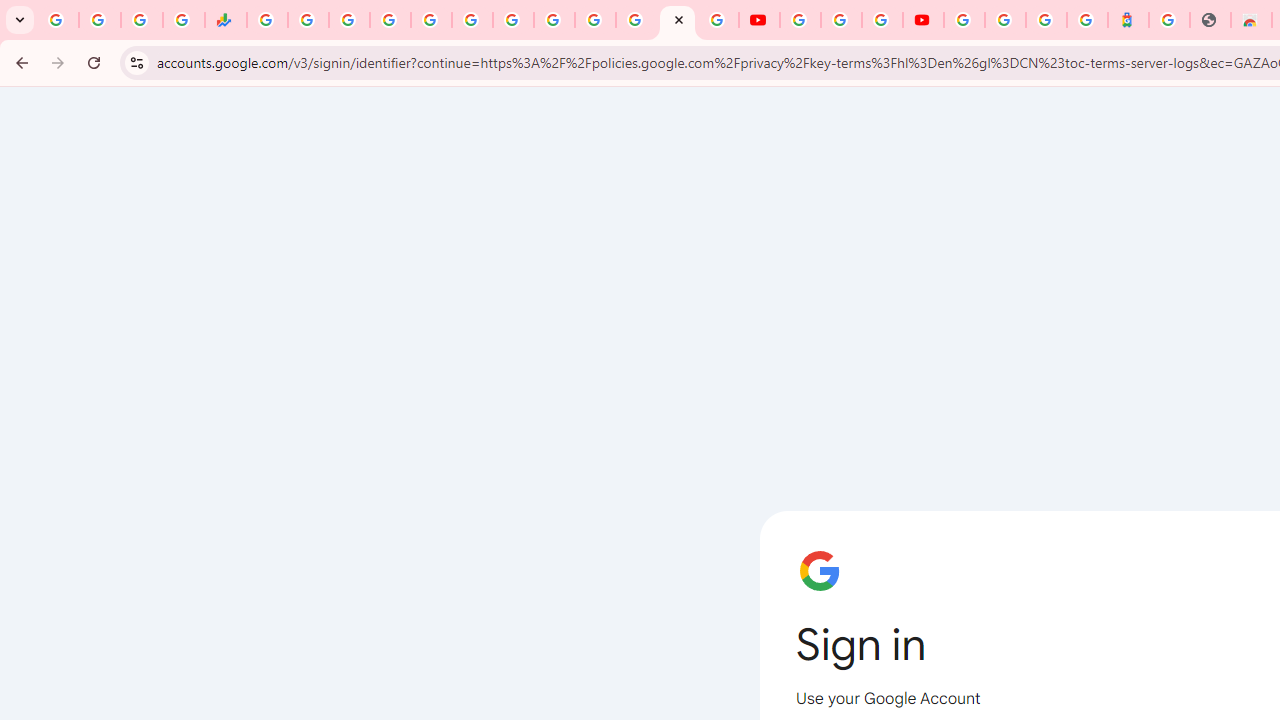  I want to click on 'YouTube', so click(800, 20).